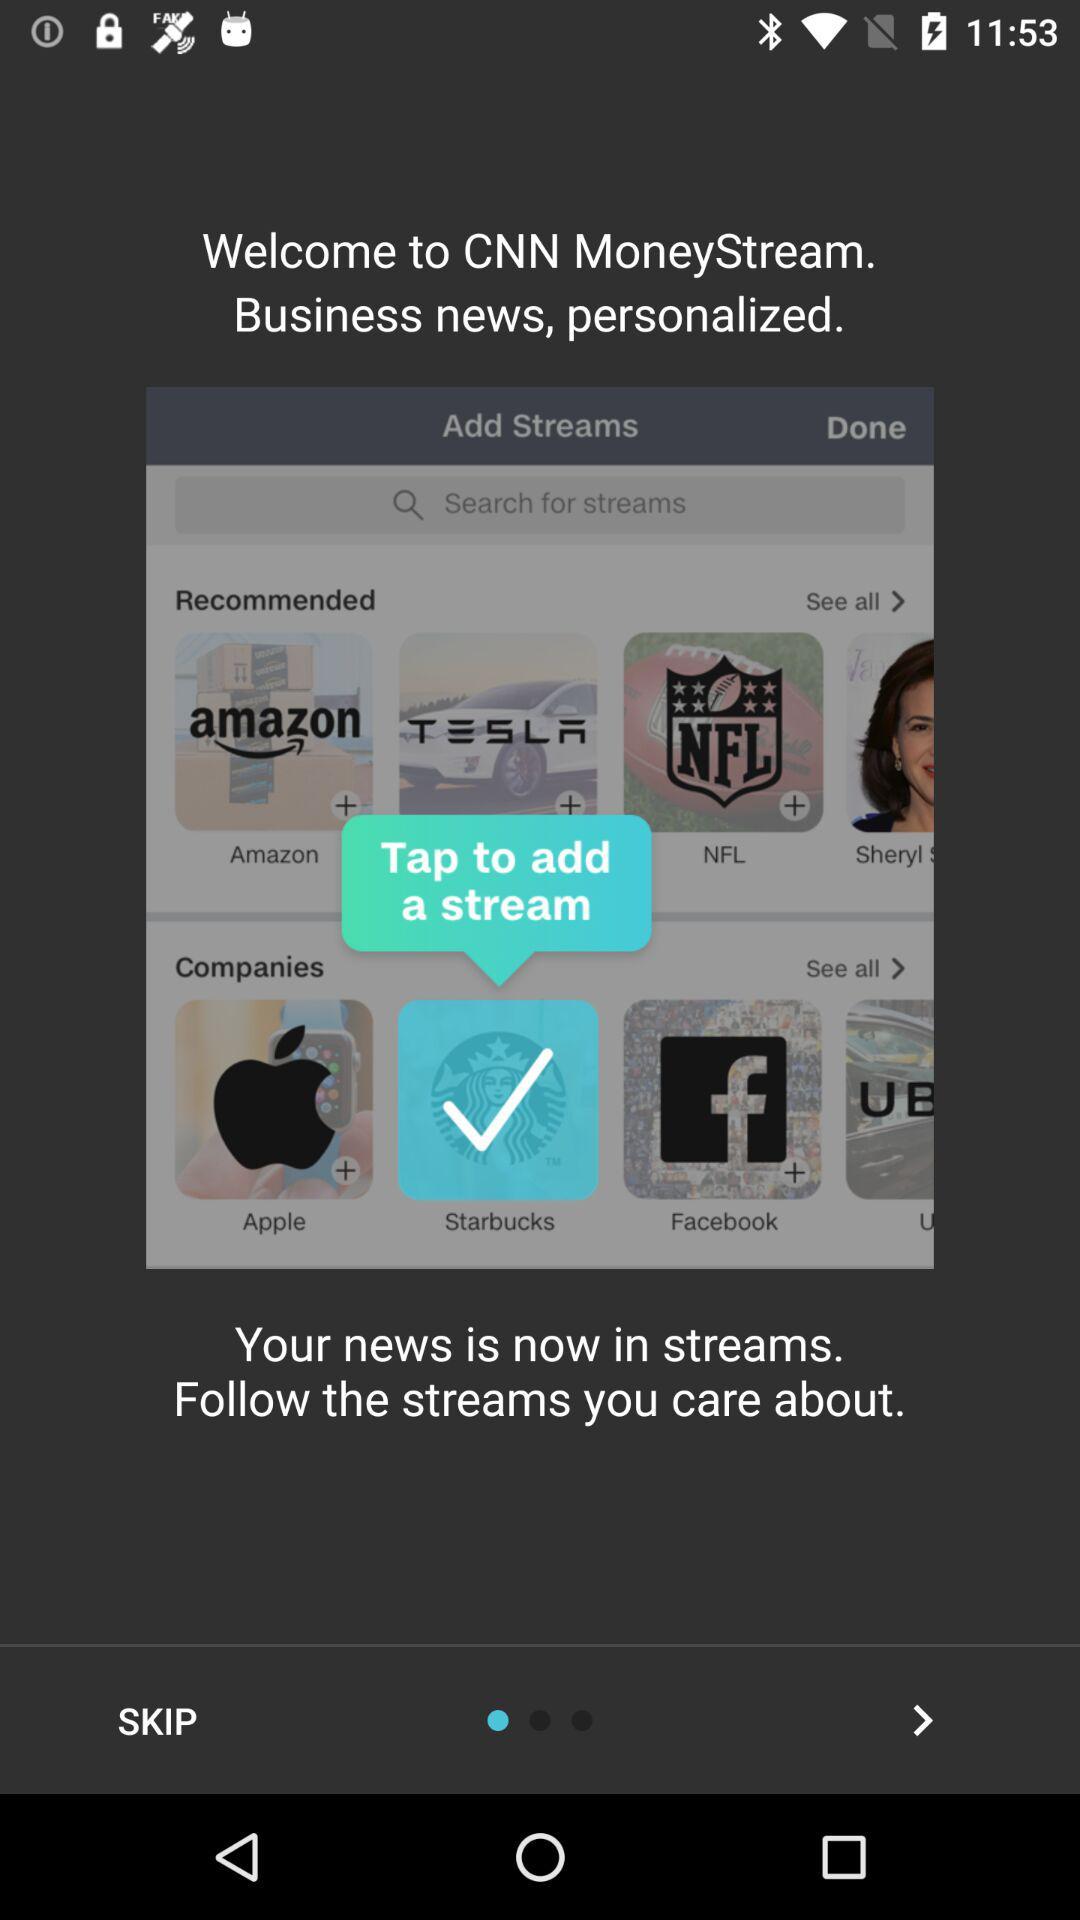 This screenshot has height=1920, width=1080. Describe the element at coordinates (582, 1719) in the screenshot. I see `third page` at that location.